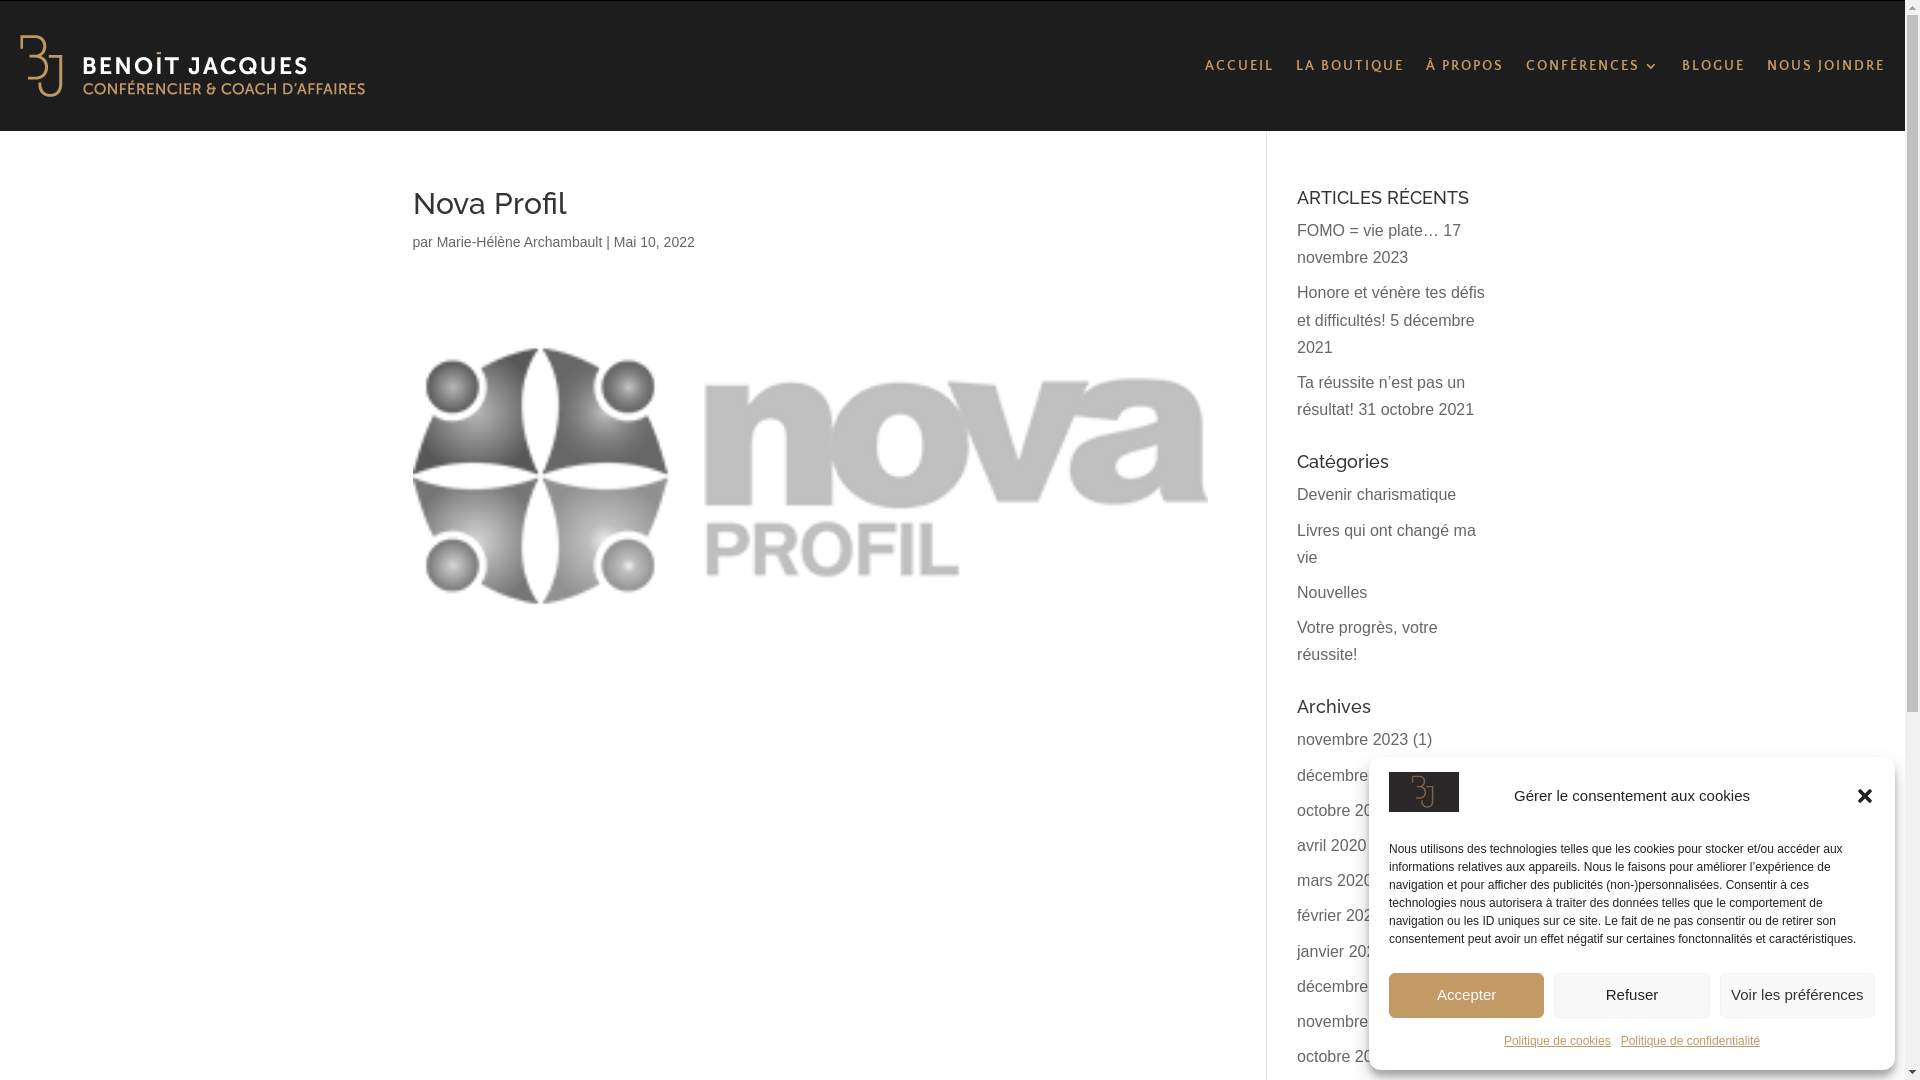 Image resolution: width=1920 pixels, height=1080 pixels. Describe the element at coordinates (1332, 591) in the screenshot. I see `'Nouvelles'` at that location.